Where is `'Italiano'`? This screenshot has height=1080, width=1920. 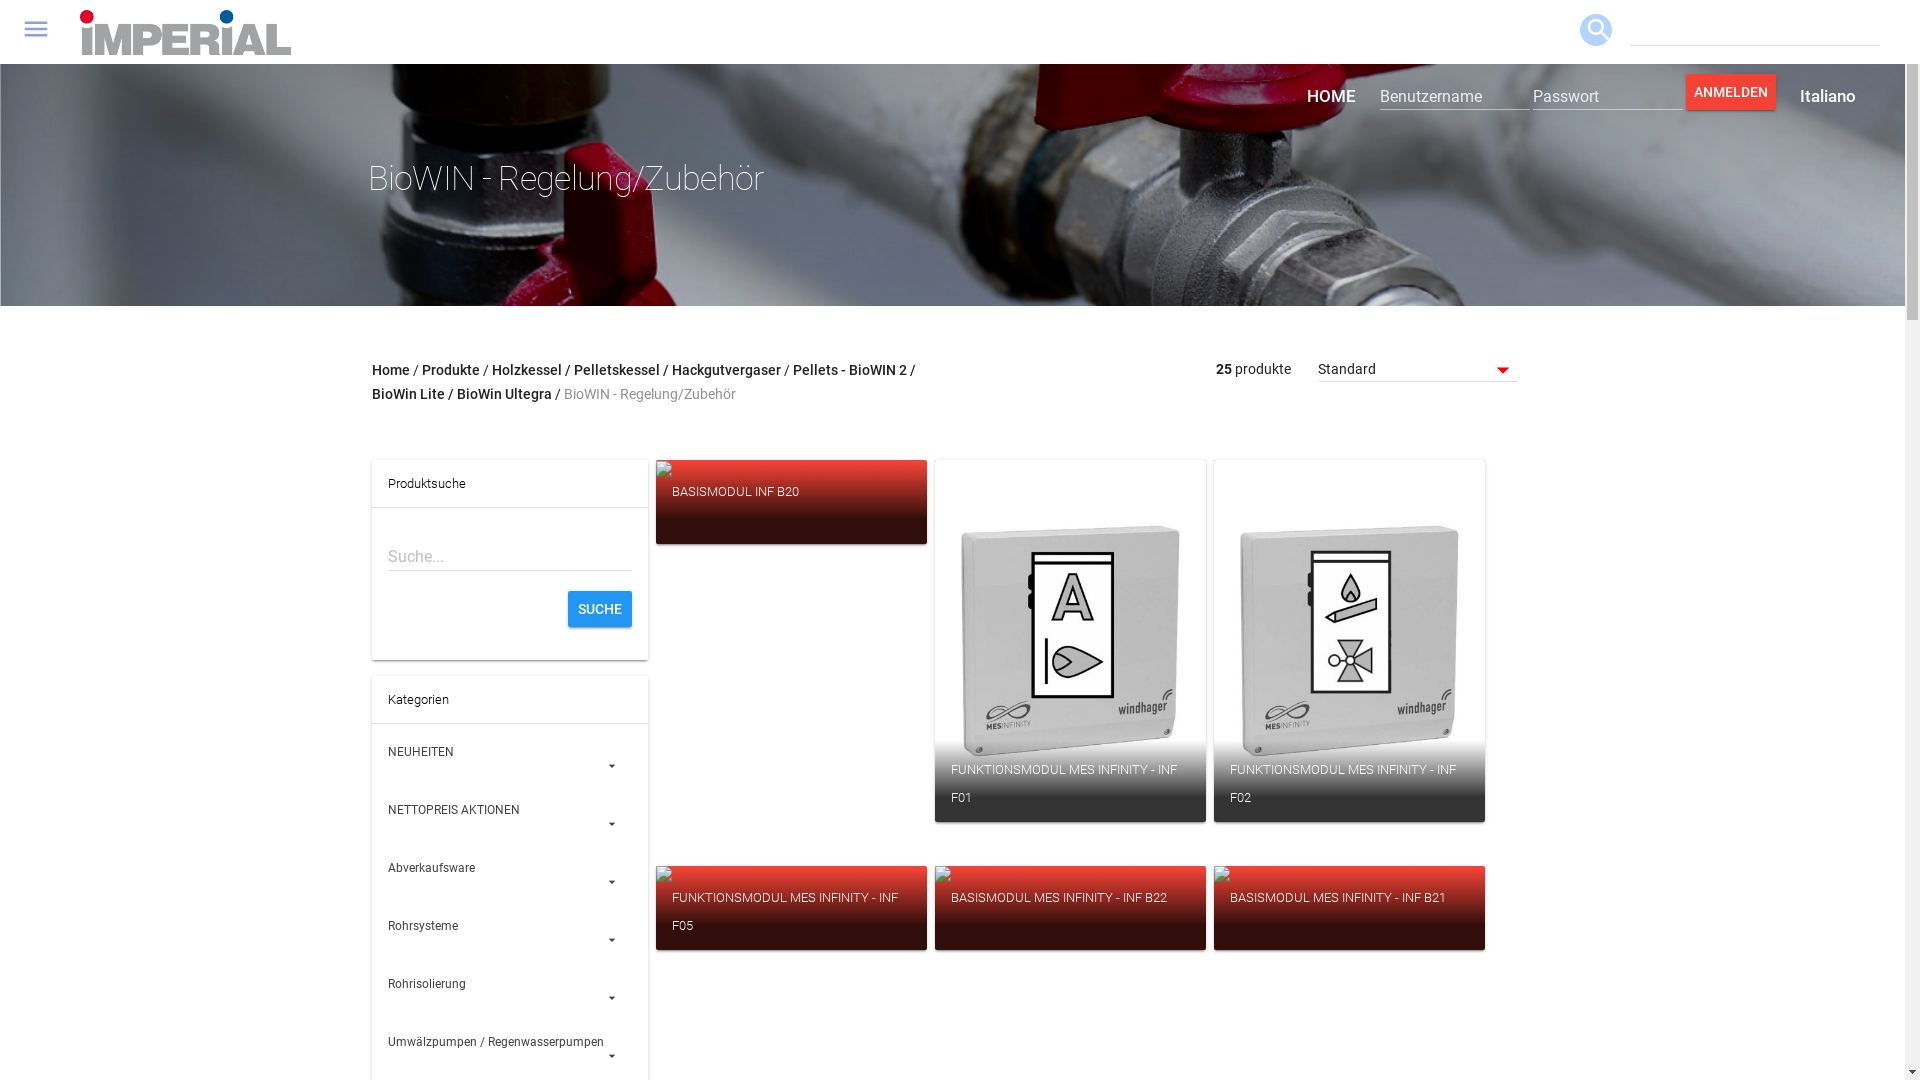
'Italiano' is located at coordinates (1776, 96).